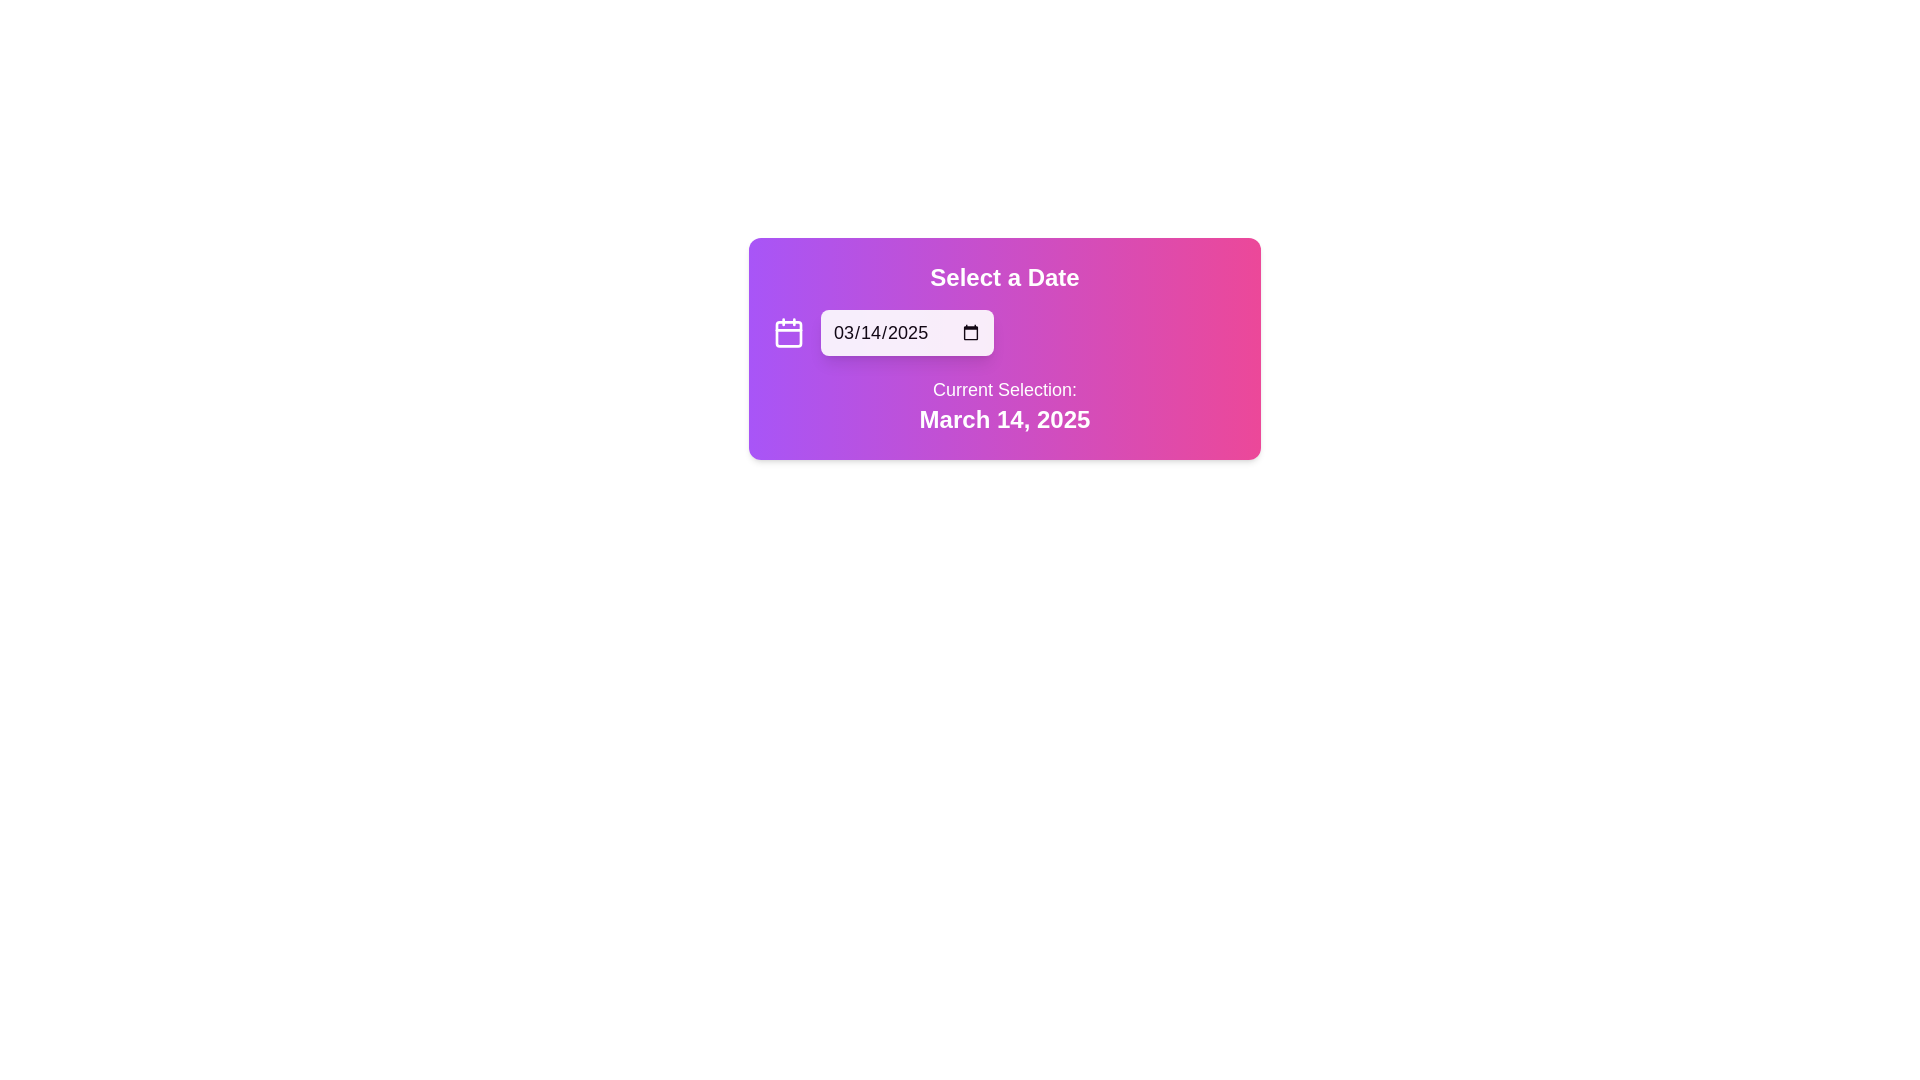  Describe the element at coordinates (787, 333) in the screenshot. I see `the central square icon of the graphical calendar symbol to initiate the date-selection process` at that location.